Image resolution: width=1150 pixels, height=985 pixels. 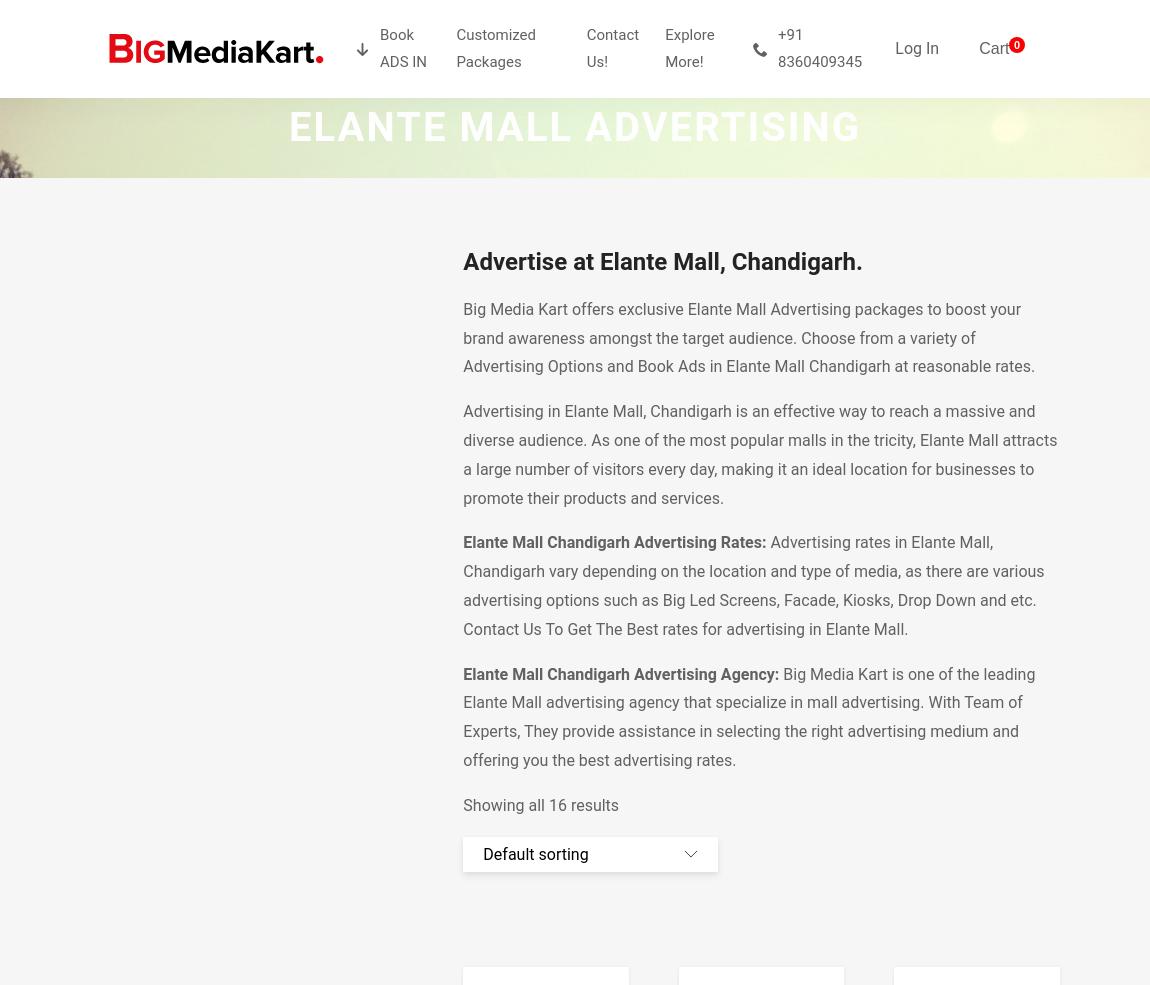 I want to click on 'Radio', so click(x=356, y=195).